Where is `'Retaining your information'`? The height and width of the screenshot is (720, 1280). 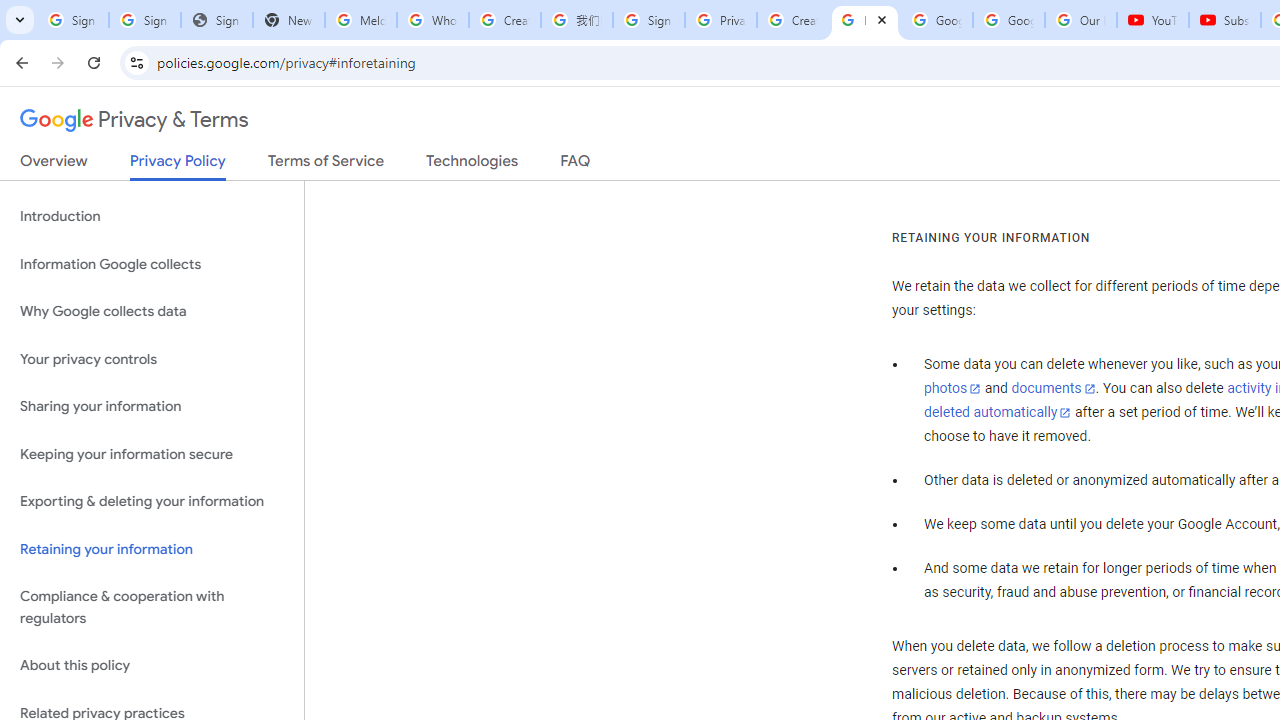 'Retaining your information' is located at coordinates (151, 549).